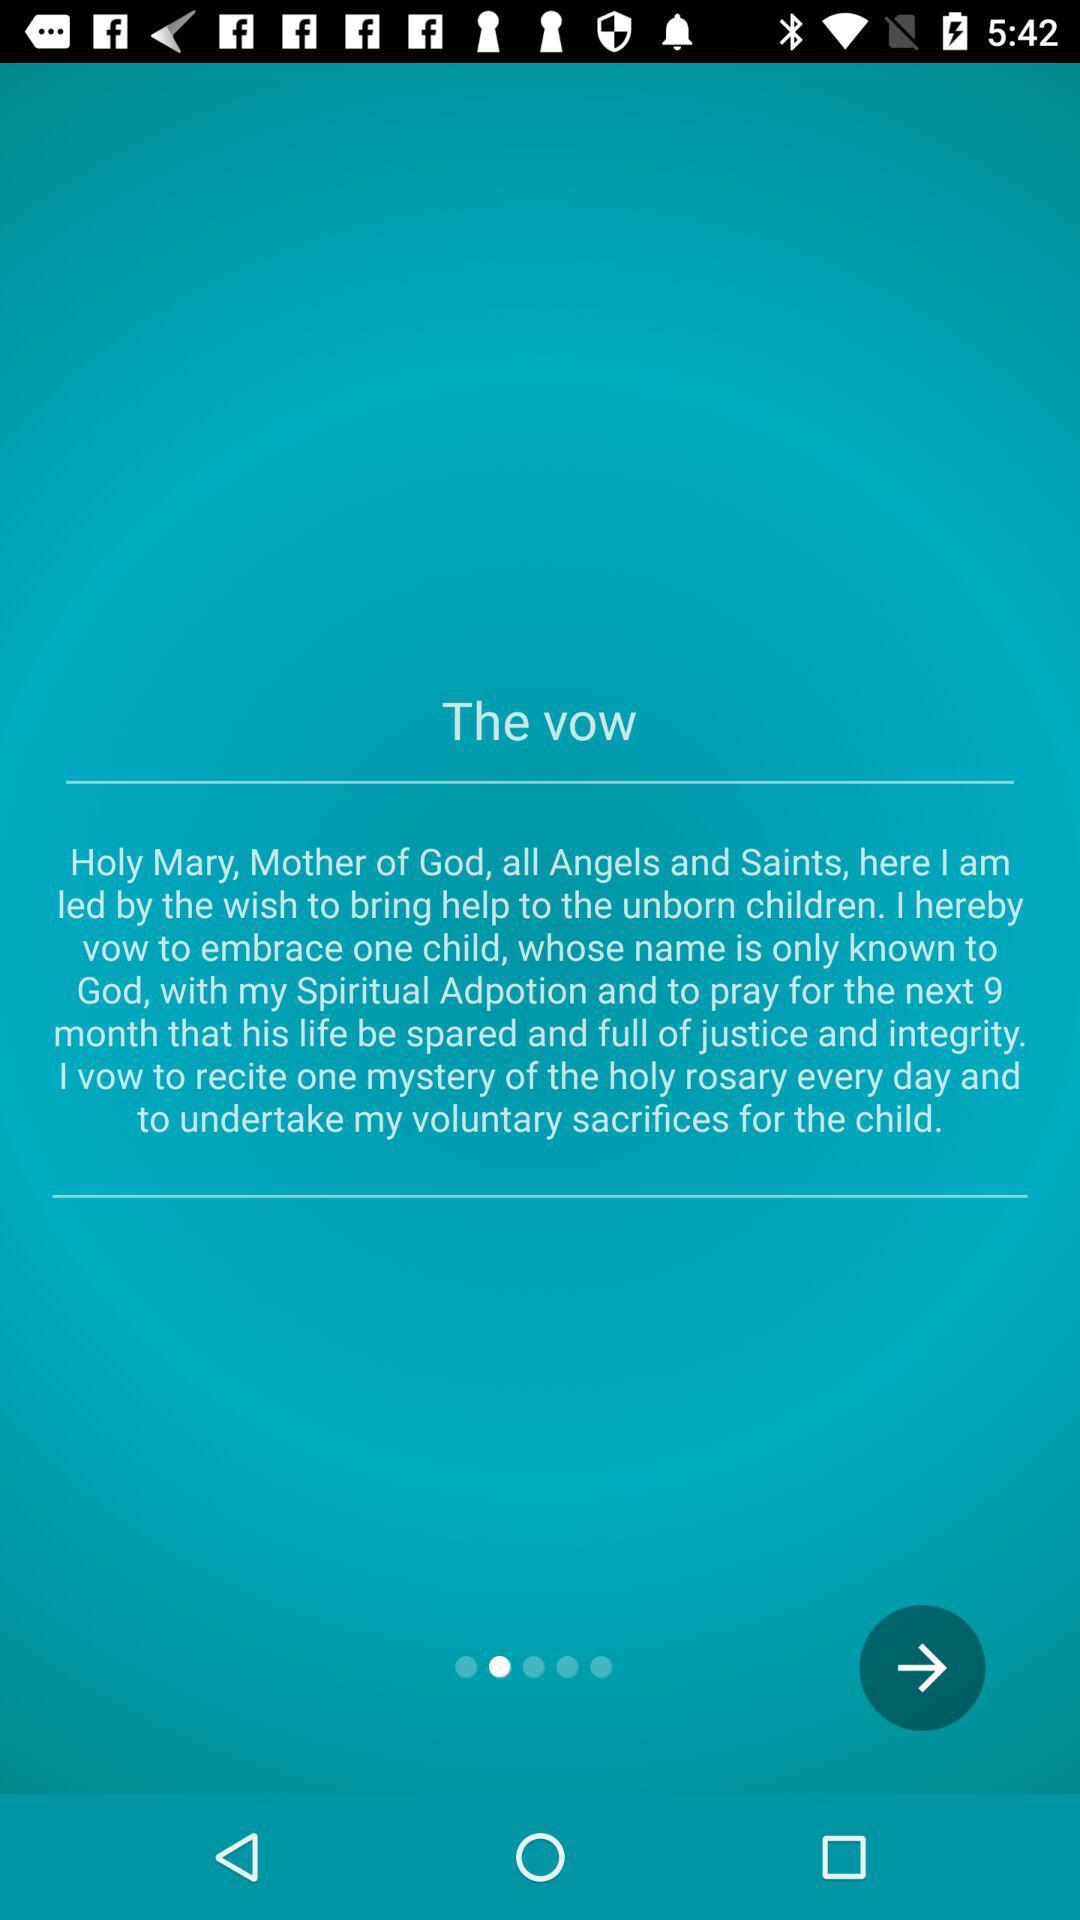 The image size is (1080, 1920). Describe the element at coordinates (922, 1667) in the screenshot. I see `next screen` at that location.